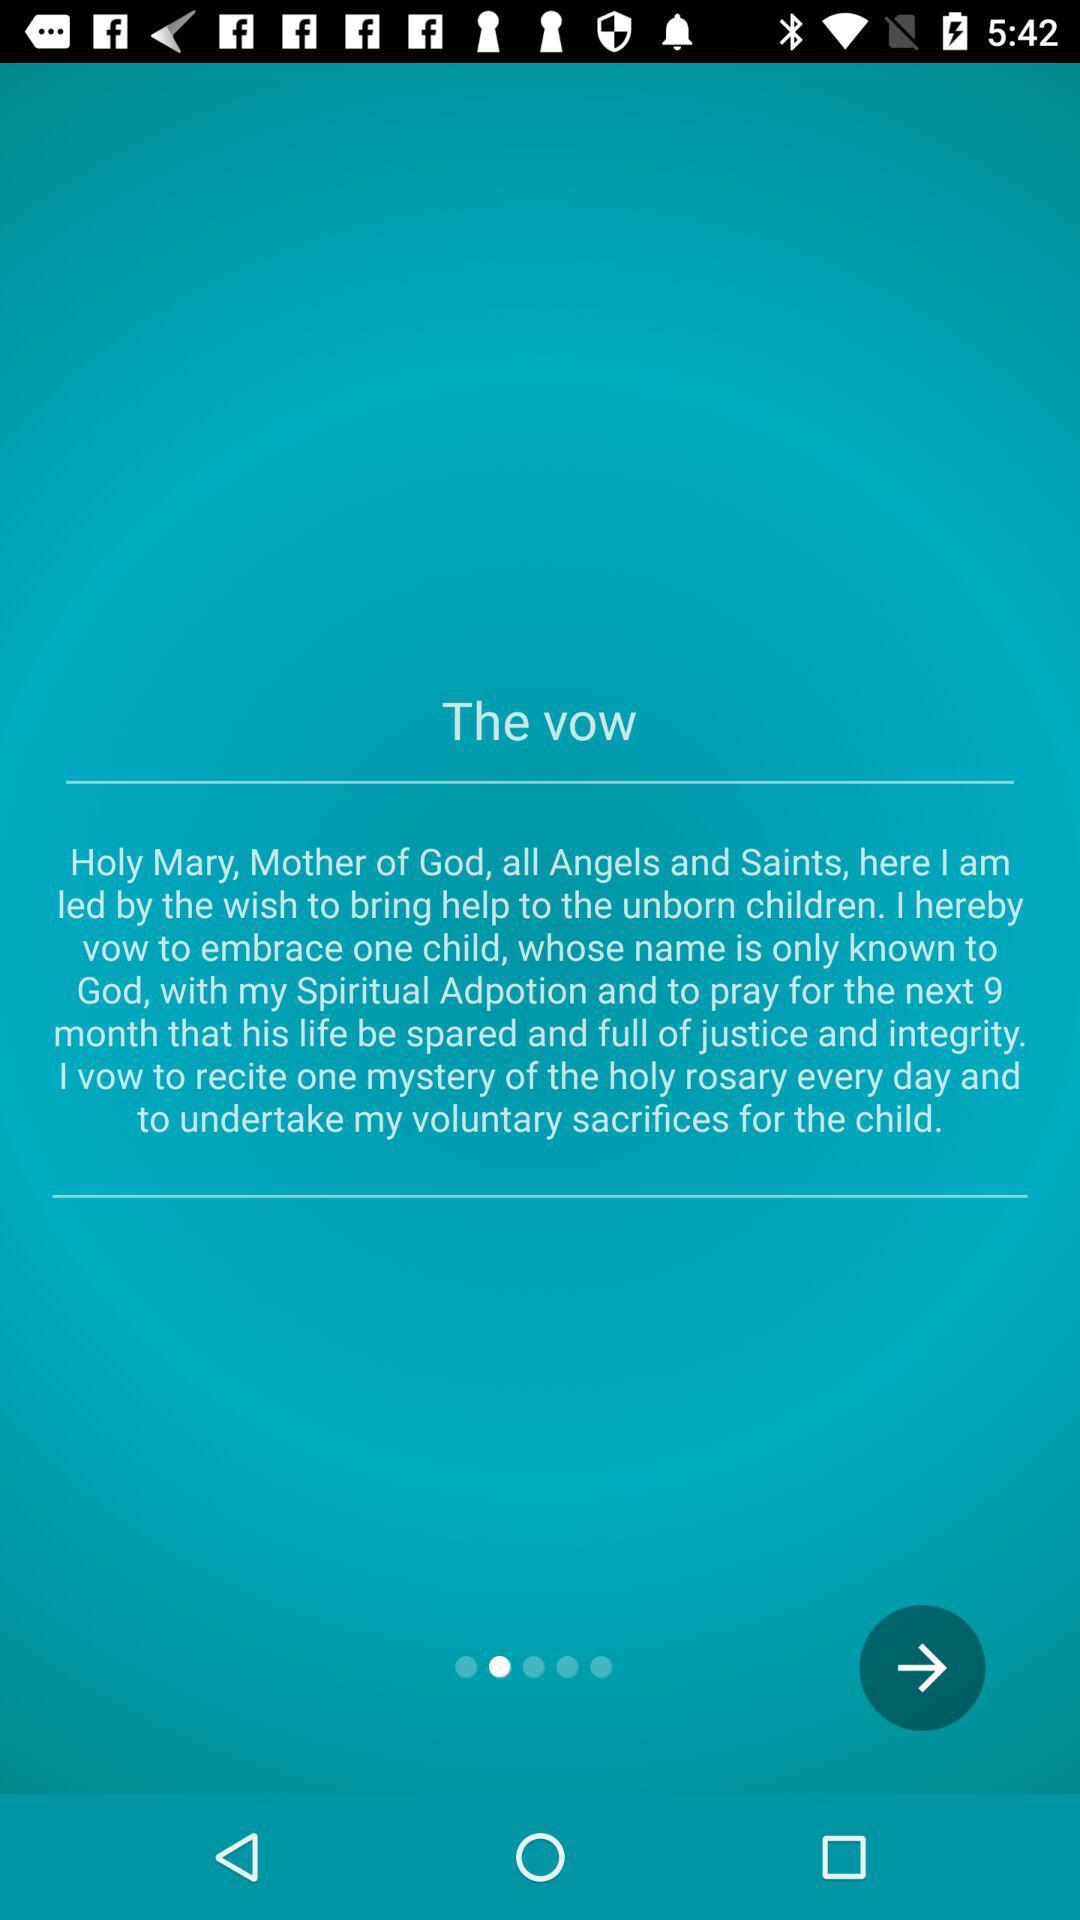 The image size is (1080, 1920). Describe the element at coordinates (922, 1667) in the screenshot. I see `next screen` at that location.